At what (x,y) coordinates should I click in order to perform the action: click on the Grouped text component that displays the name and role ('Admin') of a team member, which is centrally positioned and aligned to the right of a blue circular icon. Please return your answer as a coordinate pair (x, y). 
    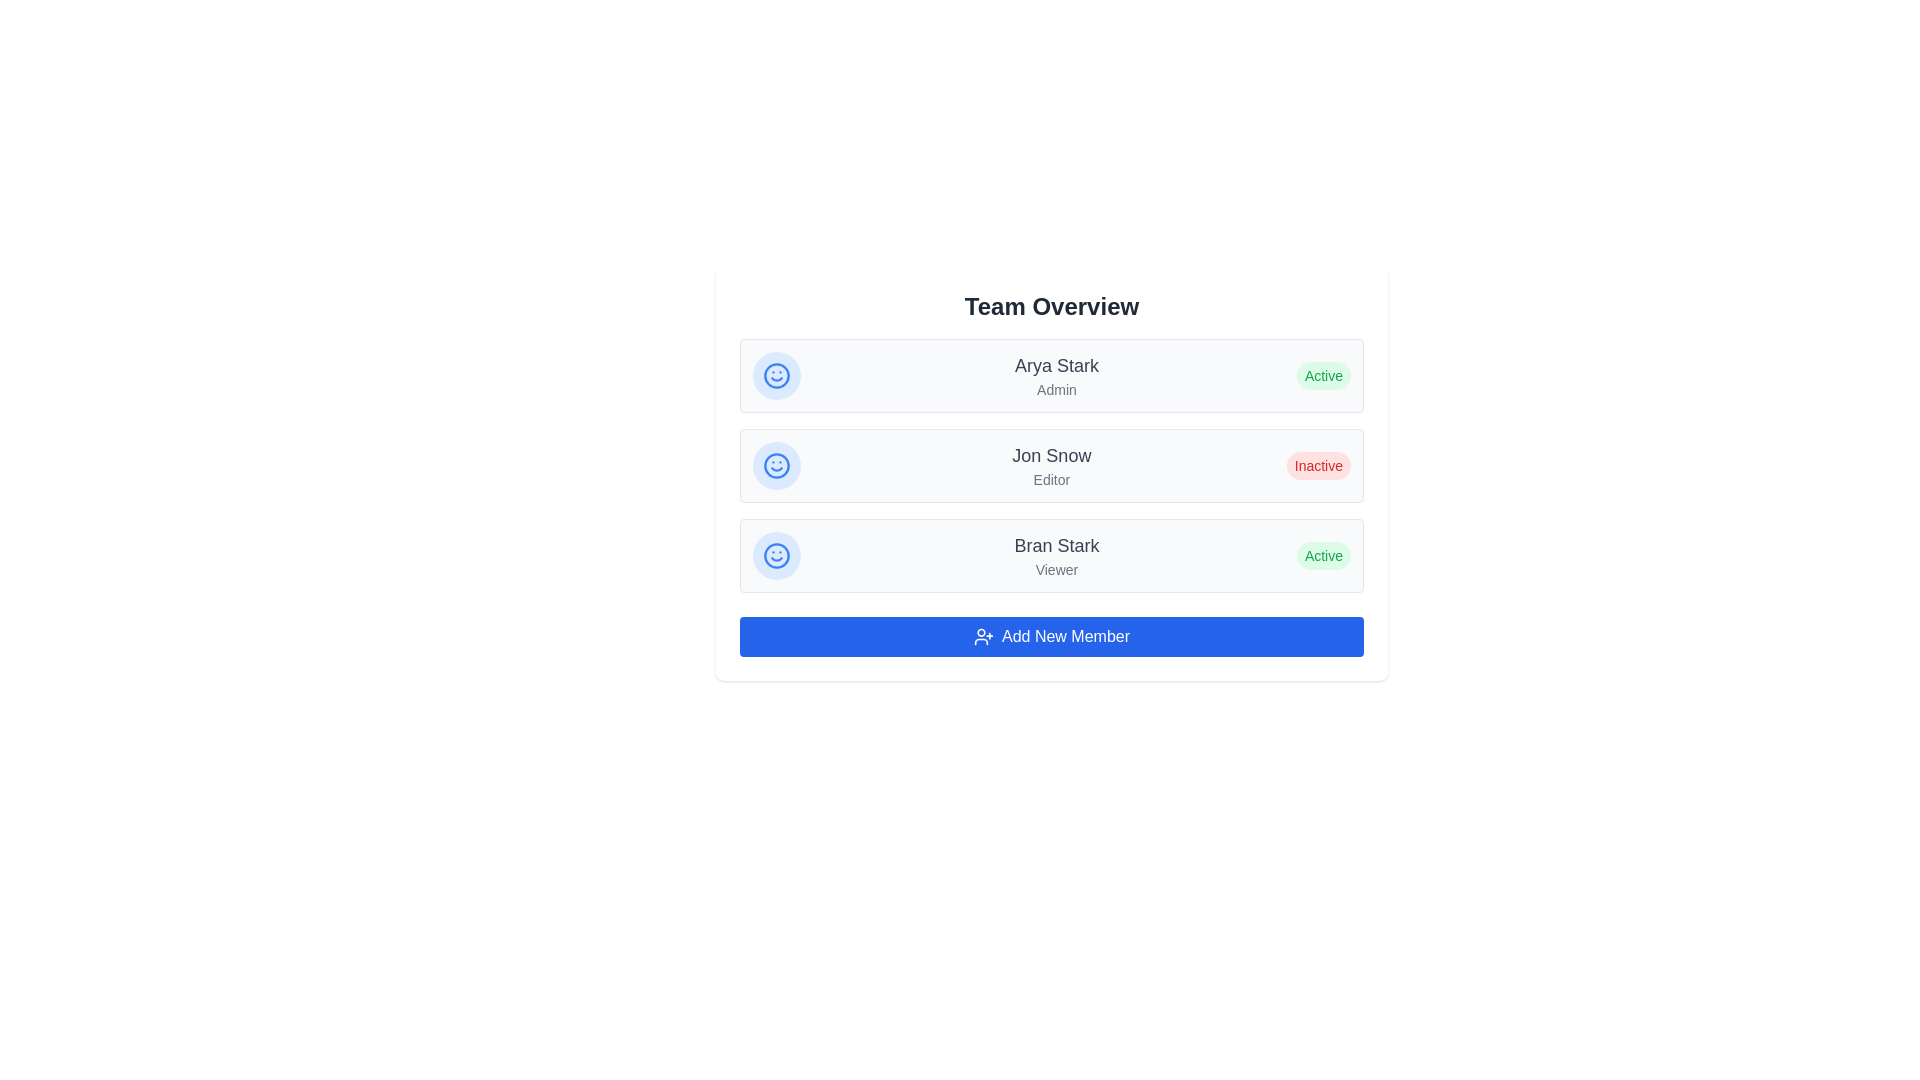
    Looking at the image, I should click on (1055, 375).